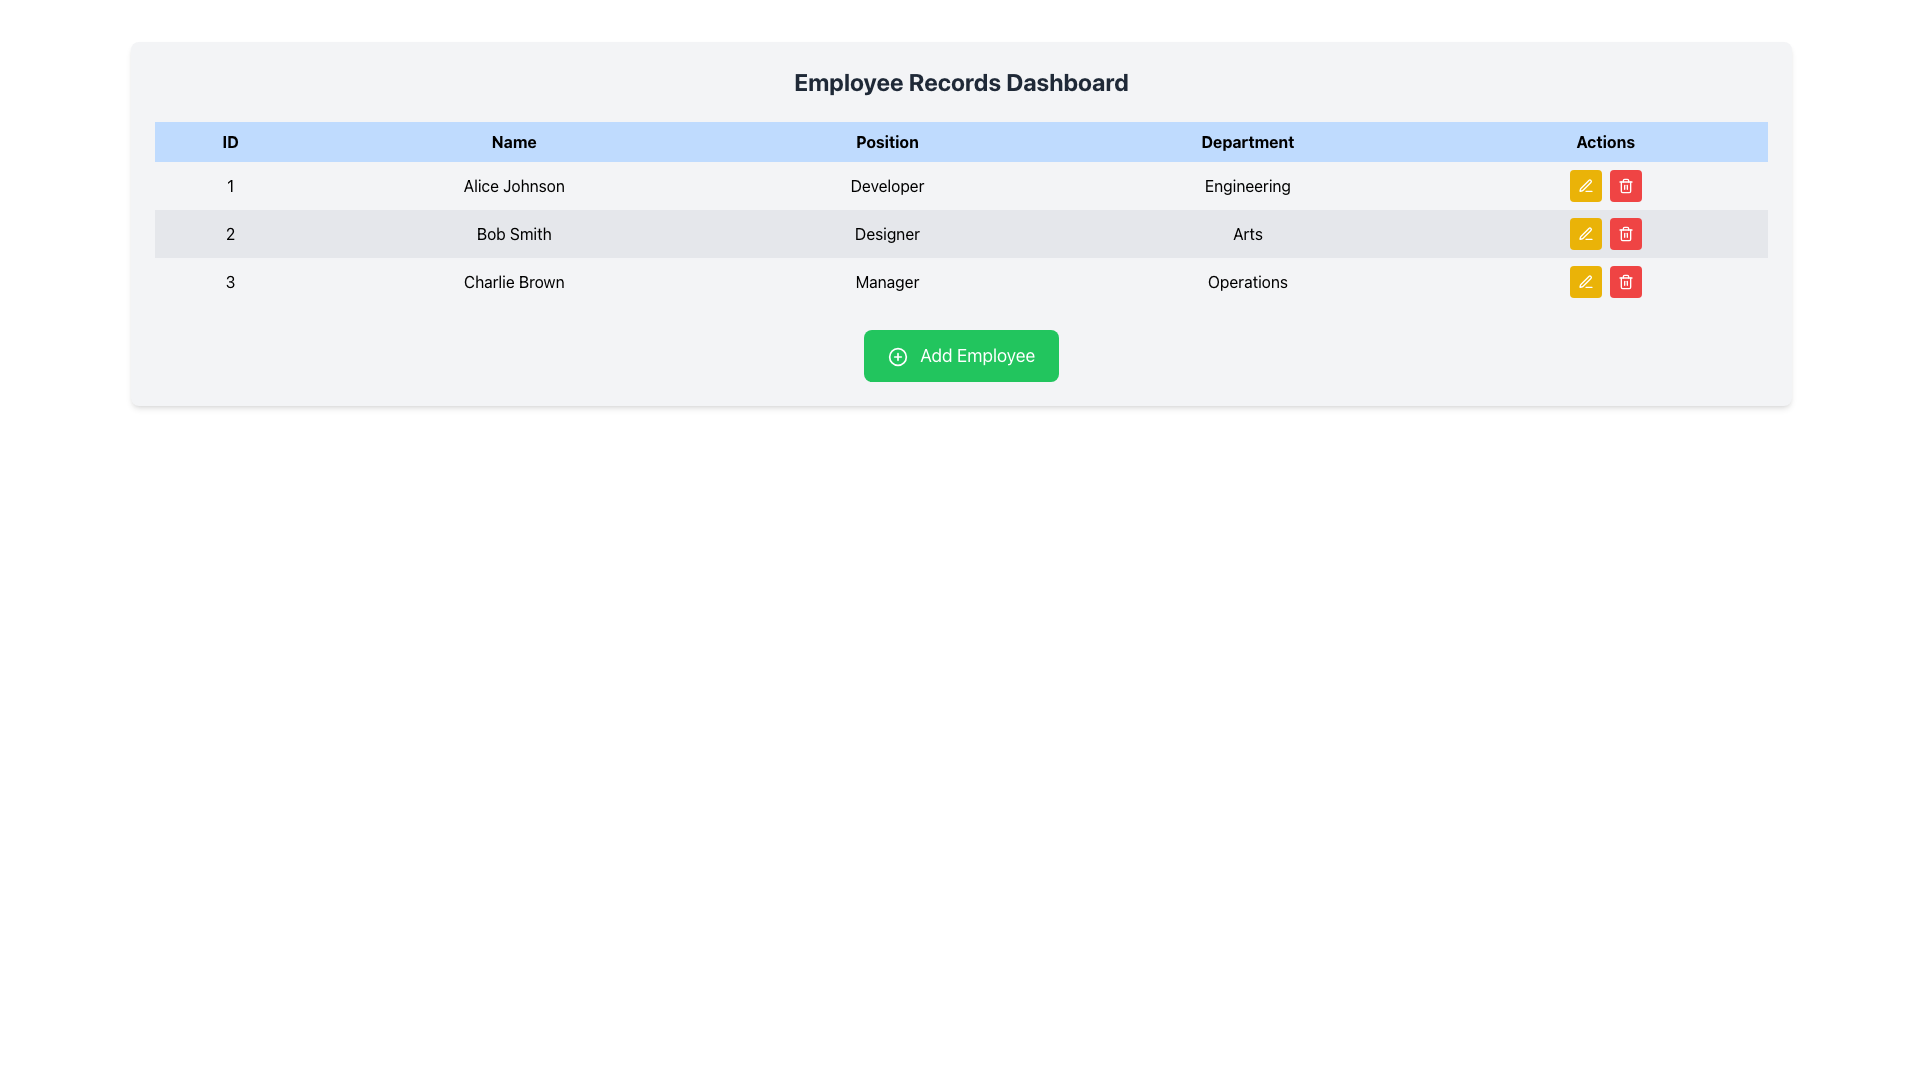 The image size is (1920, 1080). What do you see at coordinates (513, 141) in the screenshot?
I see `the 'Name' column header cell, which is located in the second column of the header row in the table, positioned between the 'ID' and 'Position' columns` at bounding box center [513, 141].